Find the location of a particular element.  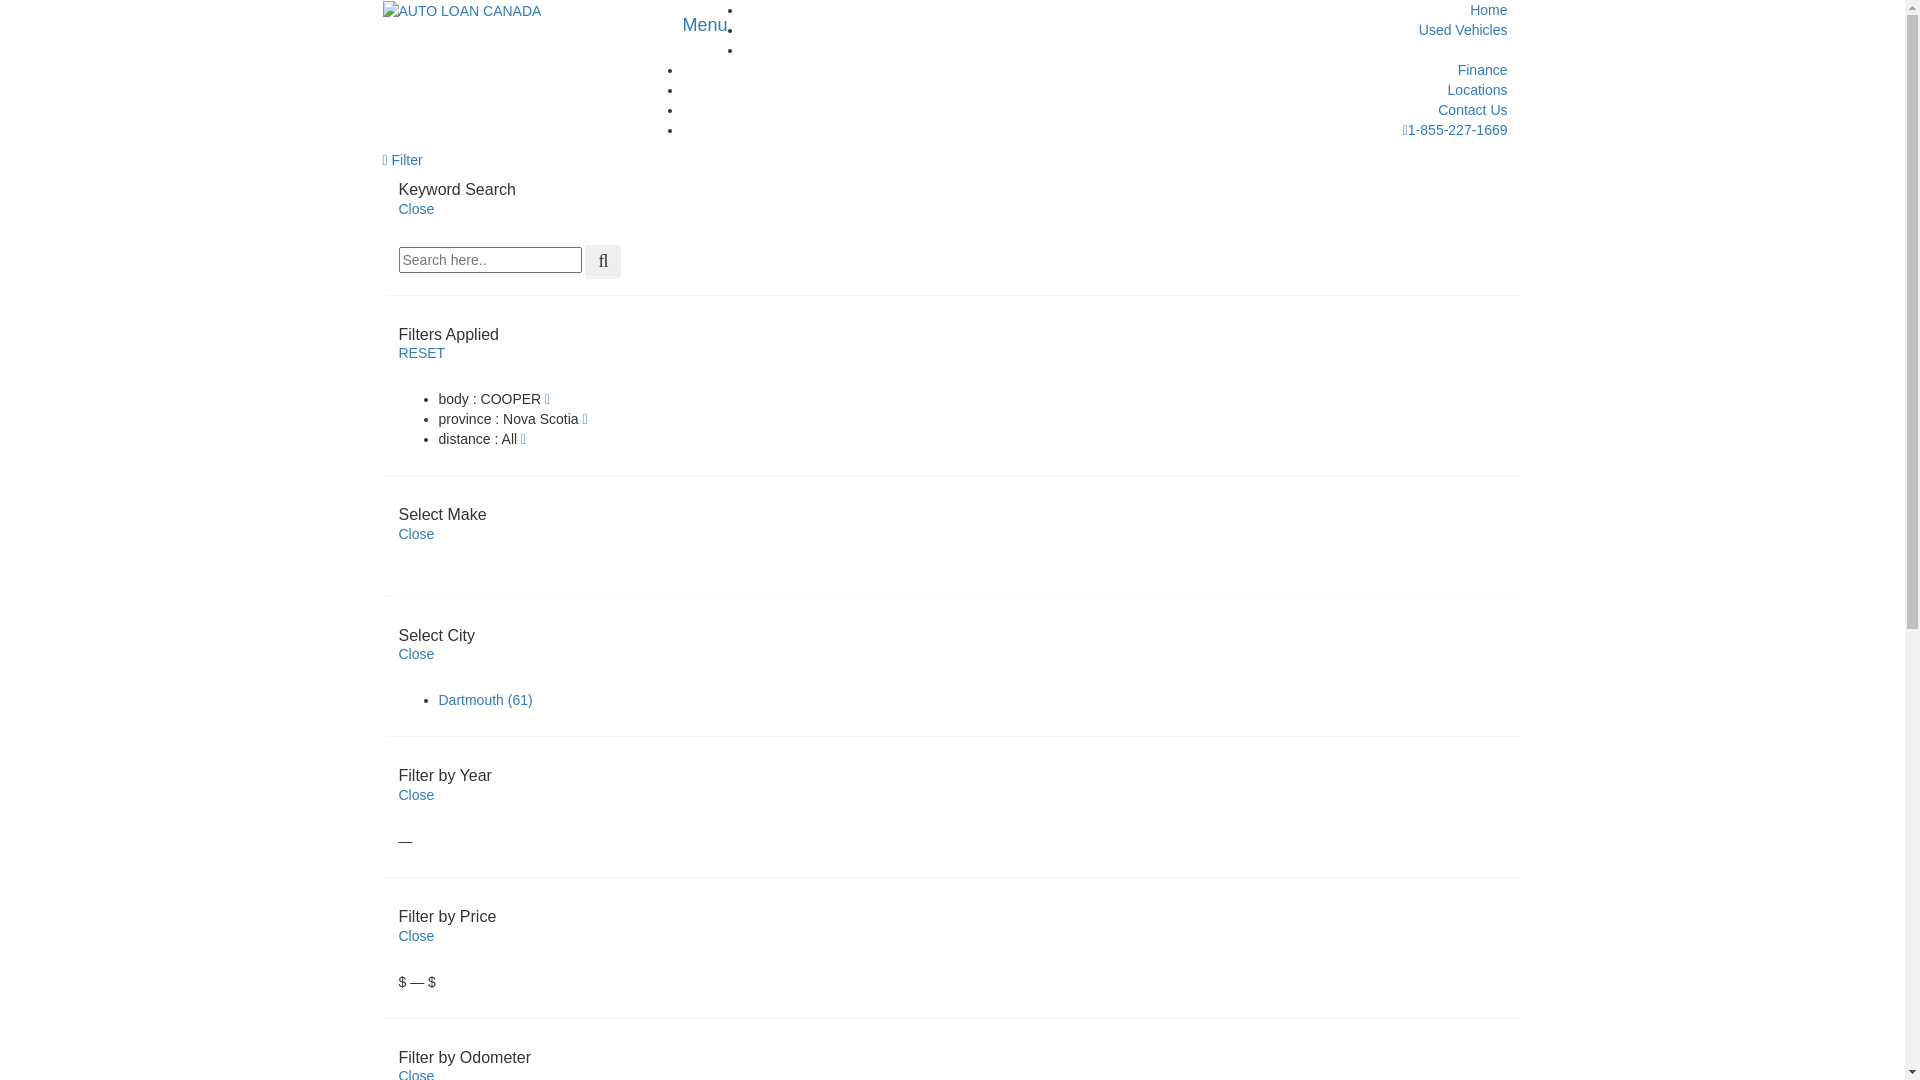

'Close' is located at coordinates (415, 208).